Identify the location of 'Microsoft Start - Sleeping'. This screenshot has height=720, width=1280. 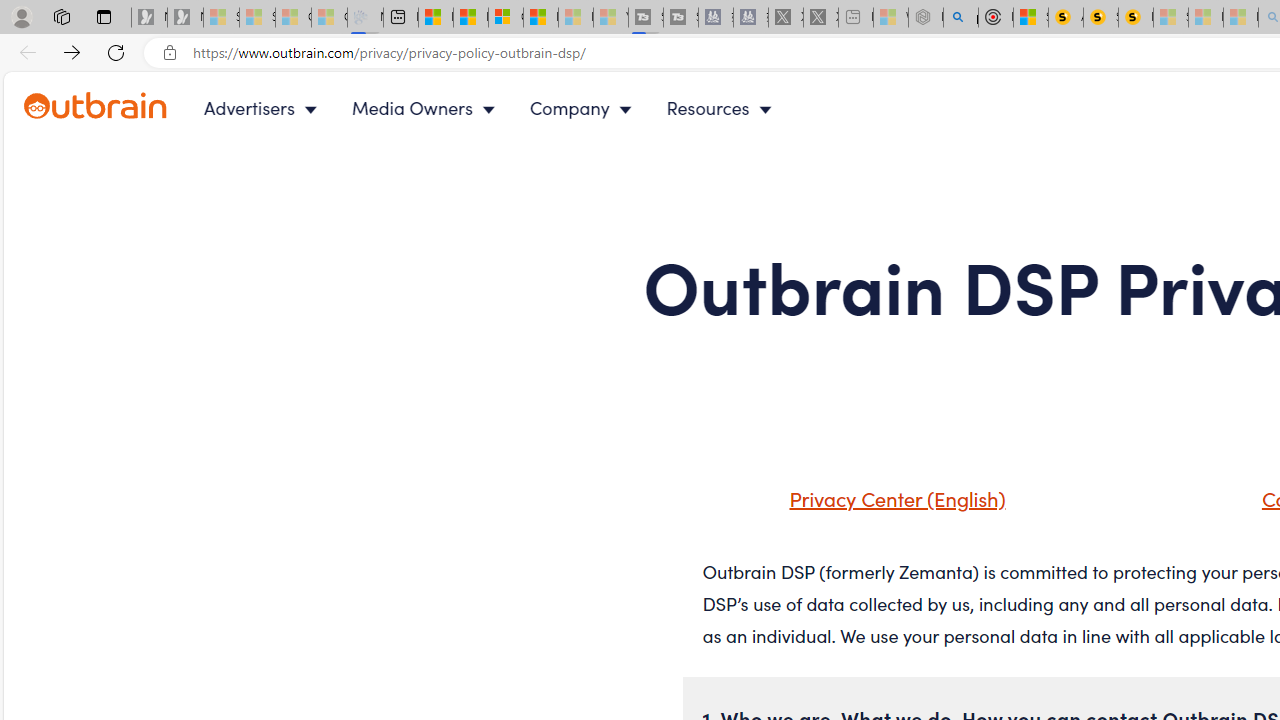
(575, 17).